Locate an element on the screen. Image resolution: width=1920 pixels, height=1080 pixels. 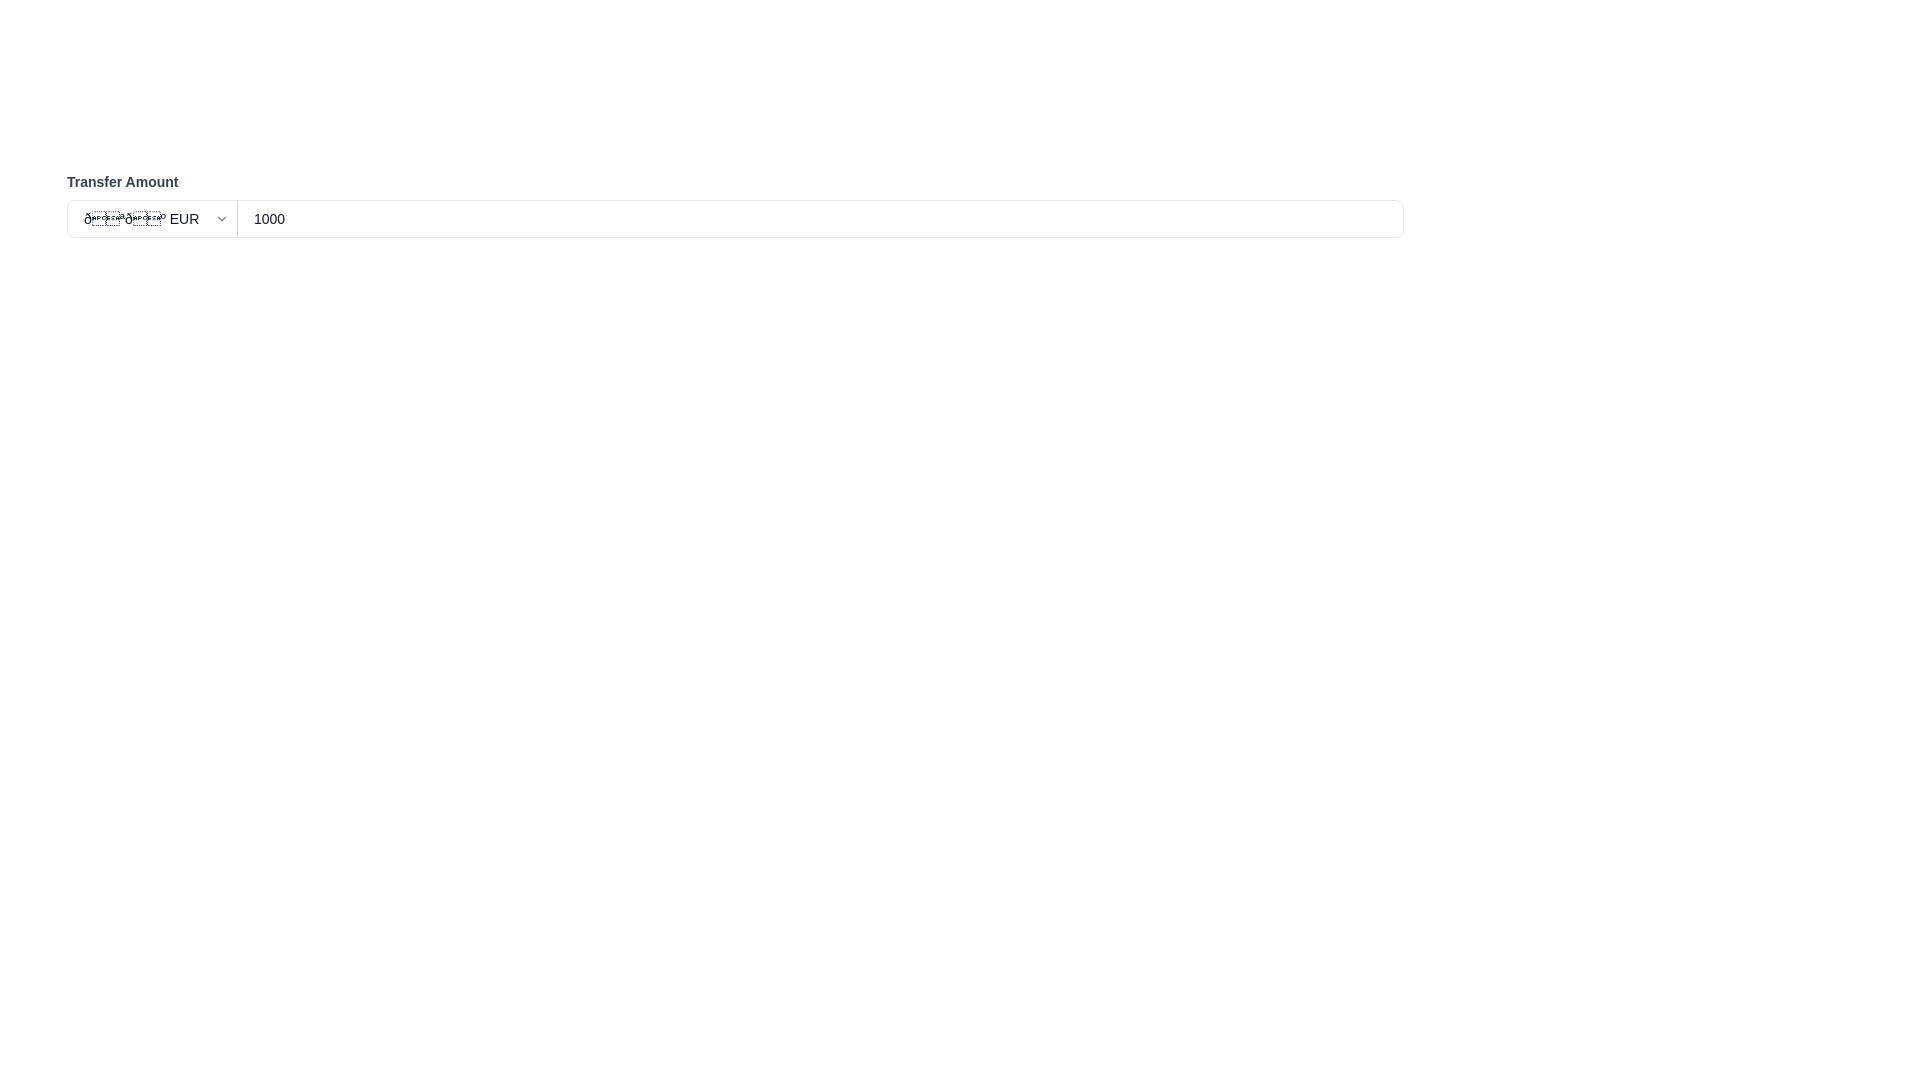
the dropdown icon located to the right of the currency label 'EUR' in the 'Transfer Amount' input field is located at coordinates (221, 219).